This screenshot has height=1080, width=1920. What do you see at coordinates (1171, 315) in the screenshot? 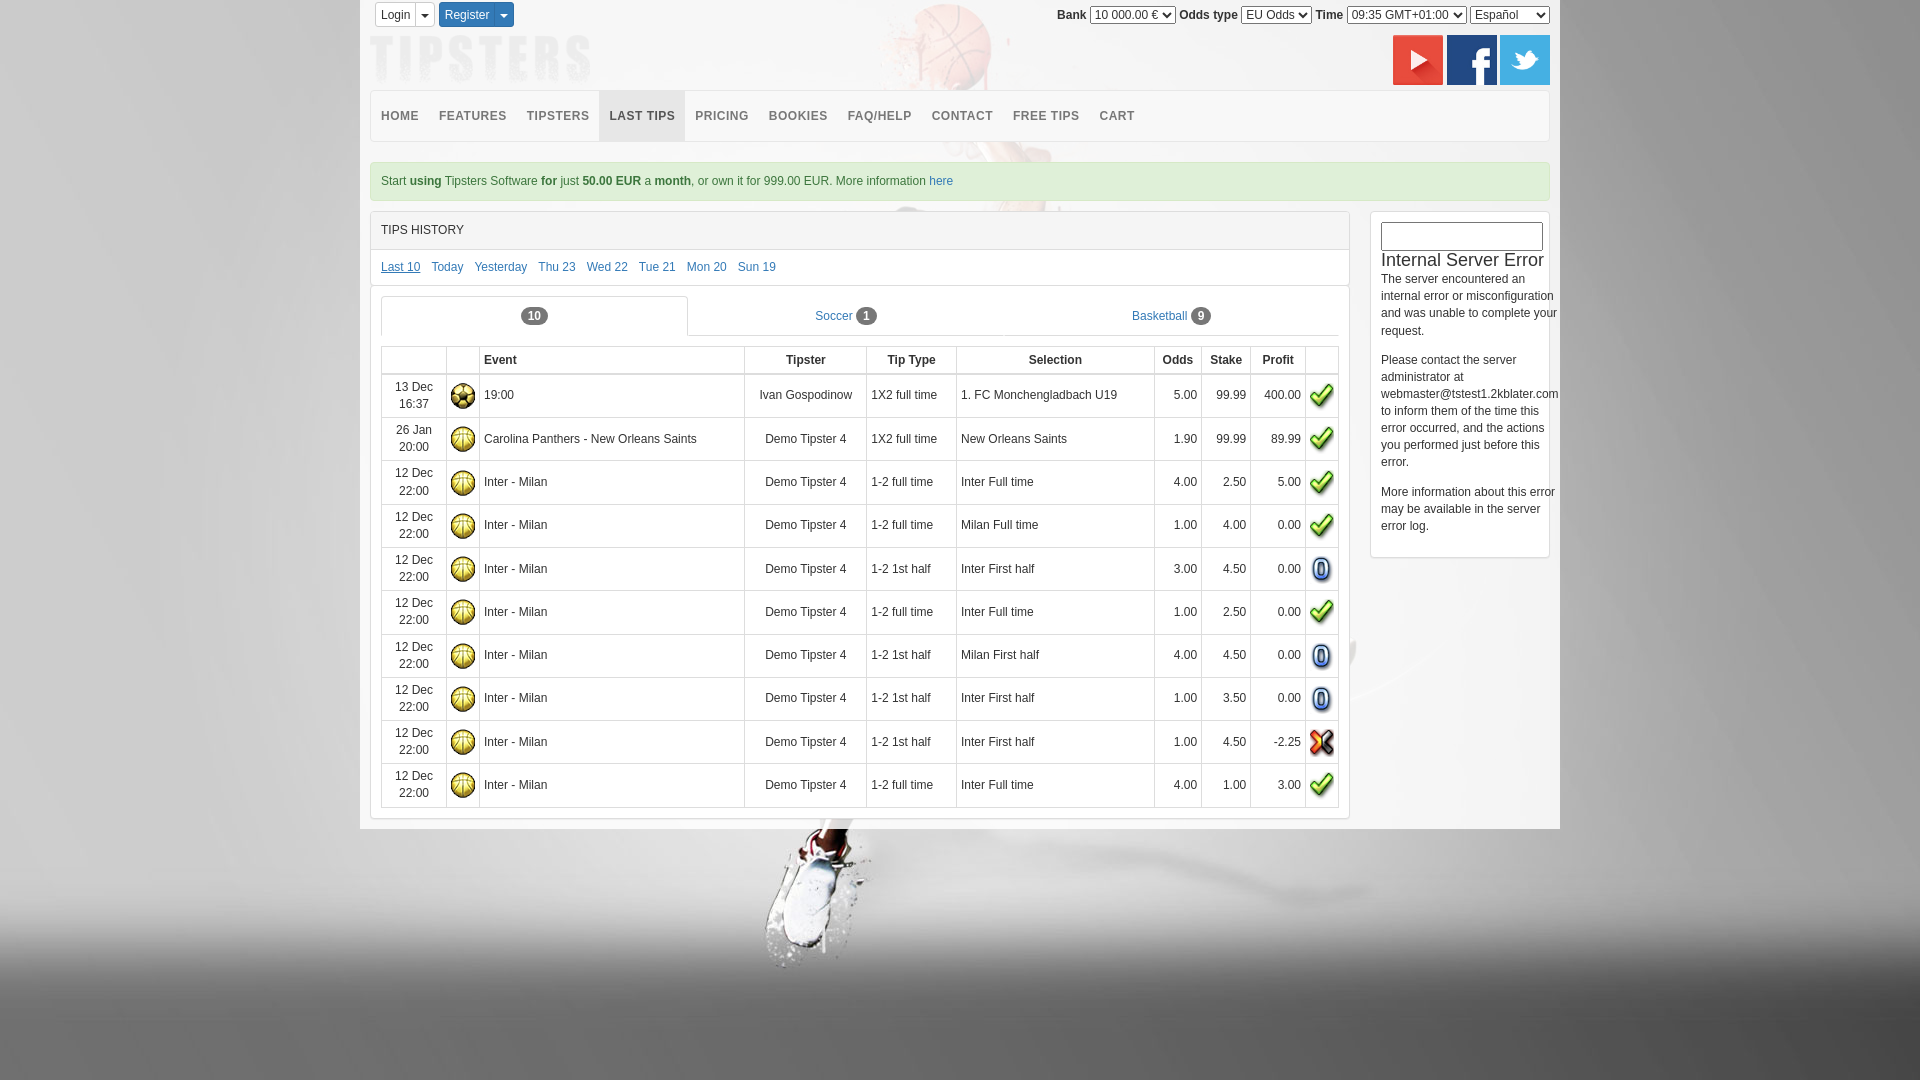
I see `'Basketball 9'` at bounding box center [1171, 315].